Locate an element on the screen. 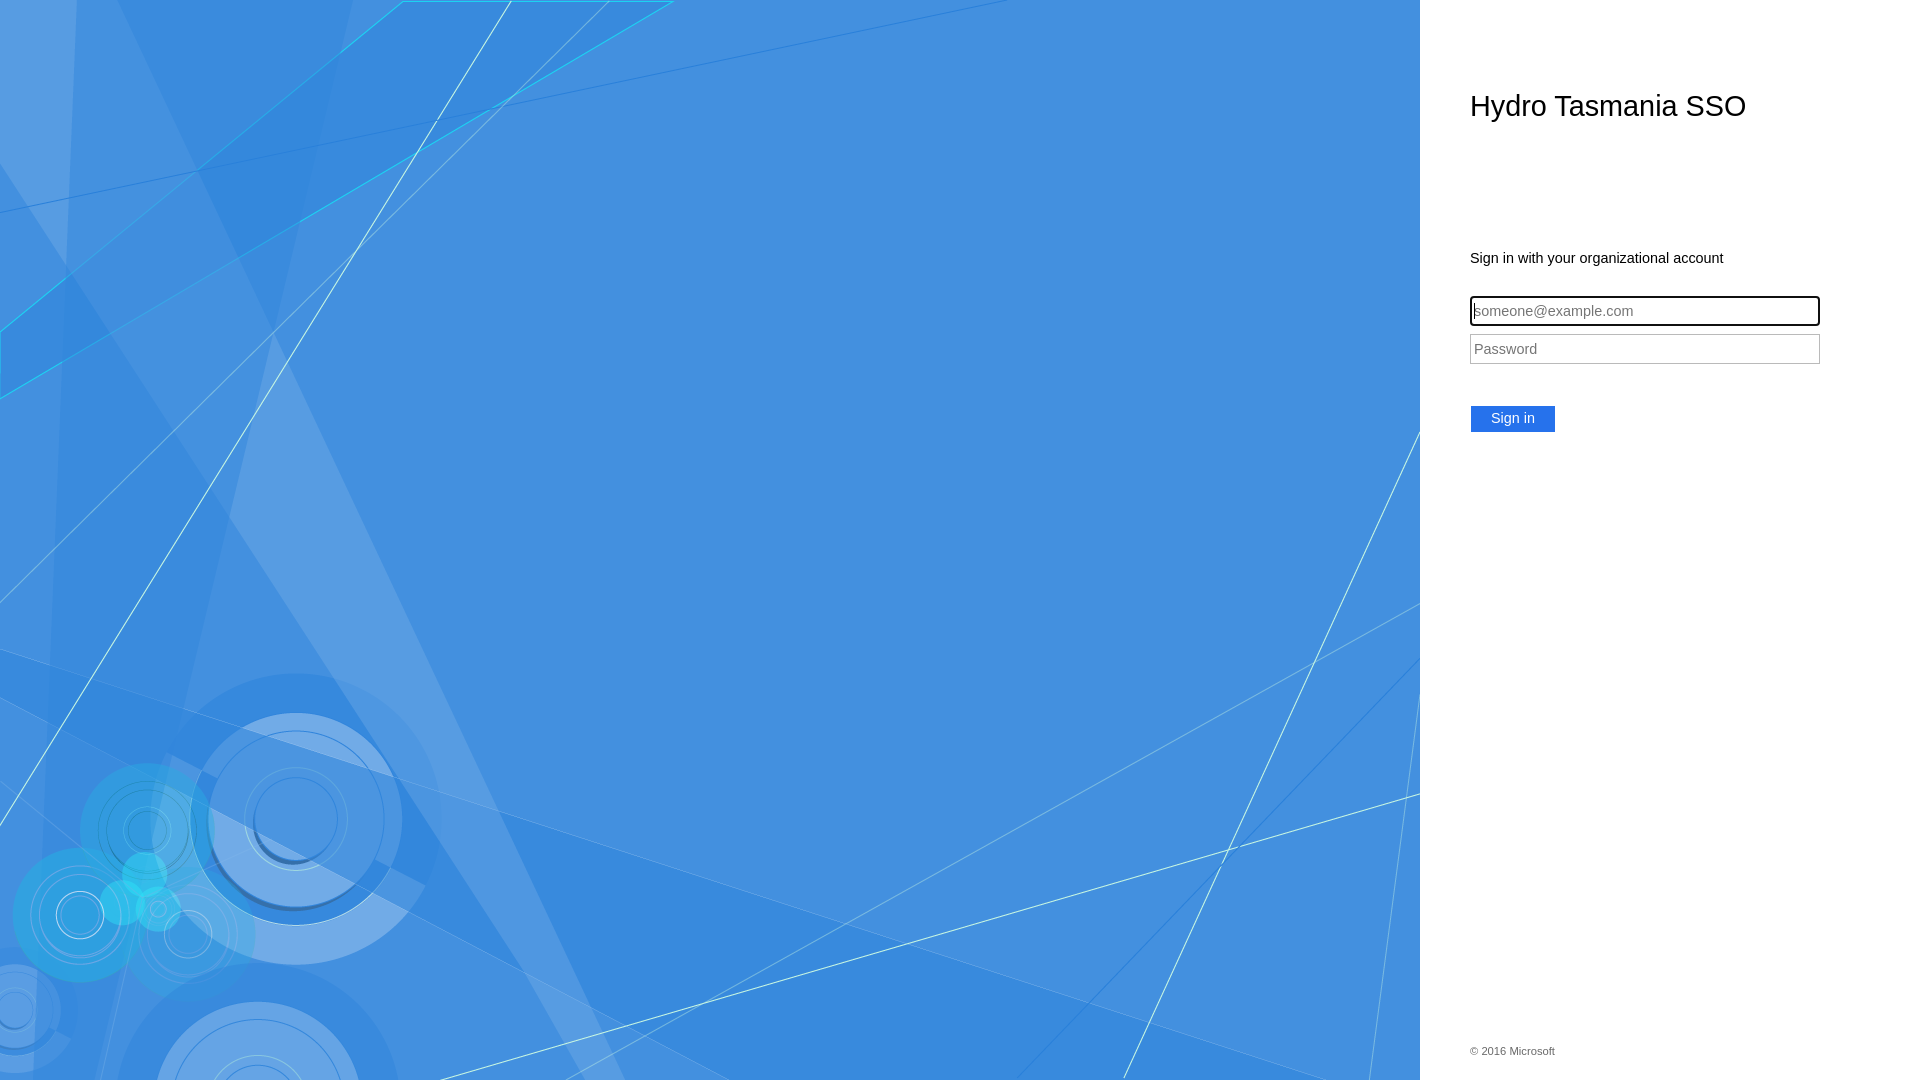  'Sign in' is located at coordinates (1512, 418).